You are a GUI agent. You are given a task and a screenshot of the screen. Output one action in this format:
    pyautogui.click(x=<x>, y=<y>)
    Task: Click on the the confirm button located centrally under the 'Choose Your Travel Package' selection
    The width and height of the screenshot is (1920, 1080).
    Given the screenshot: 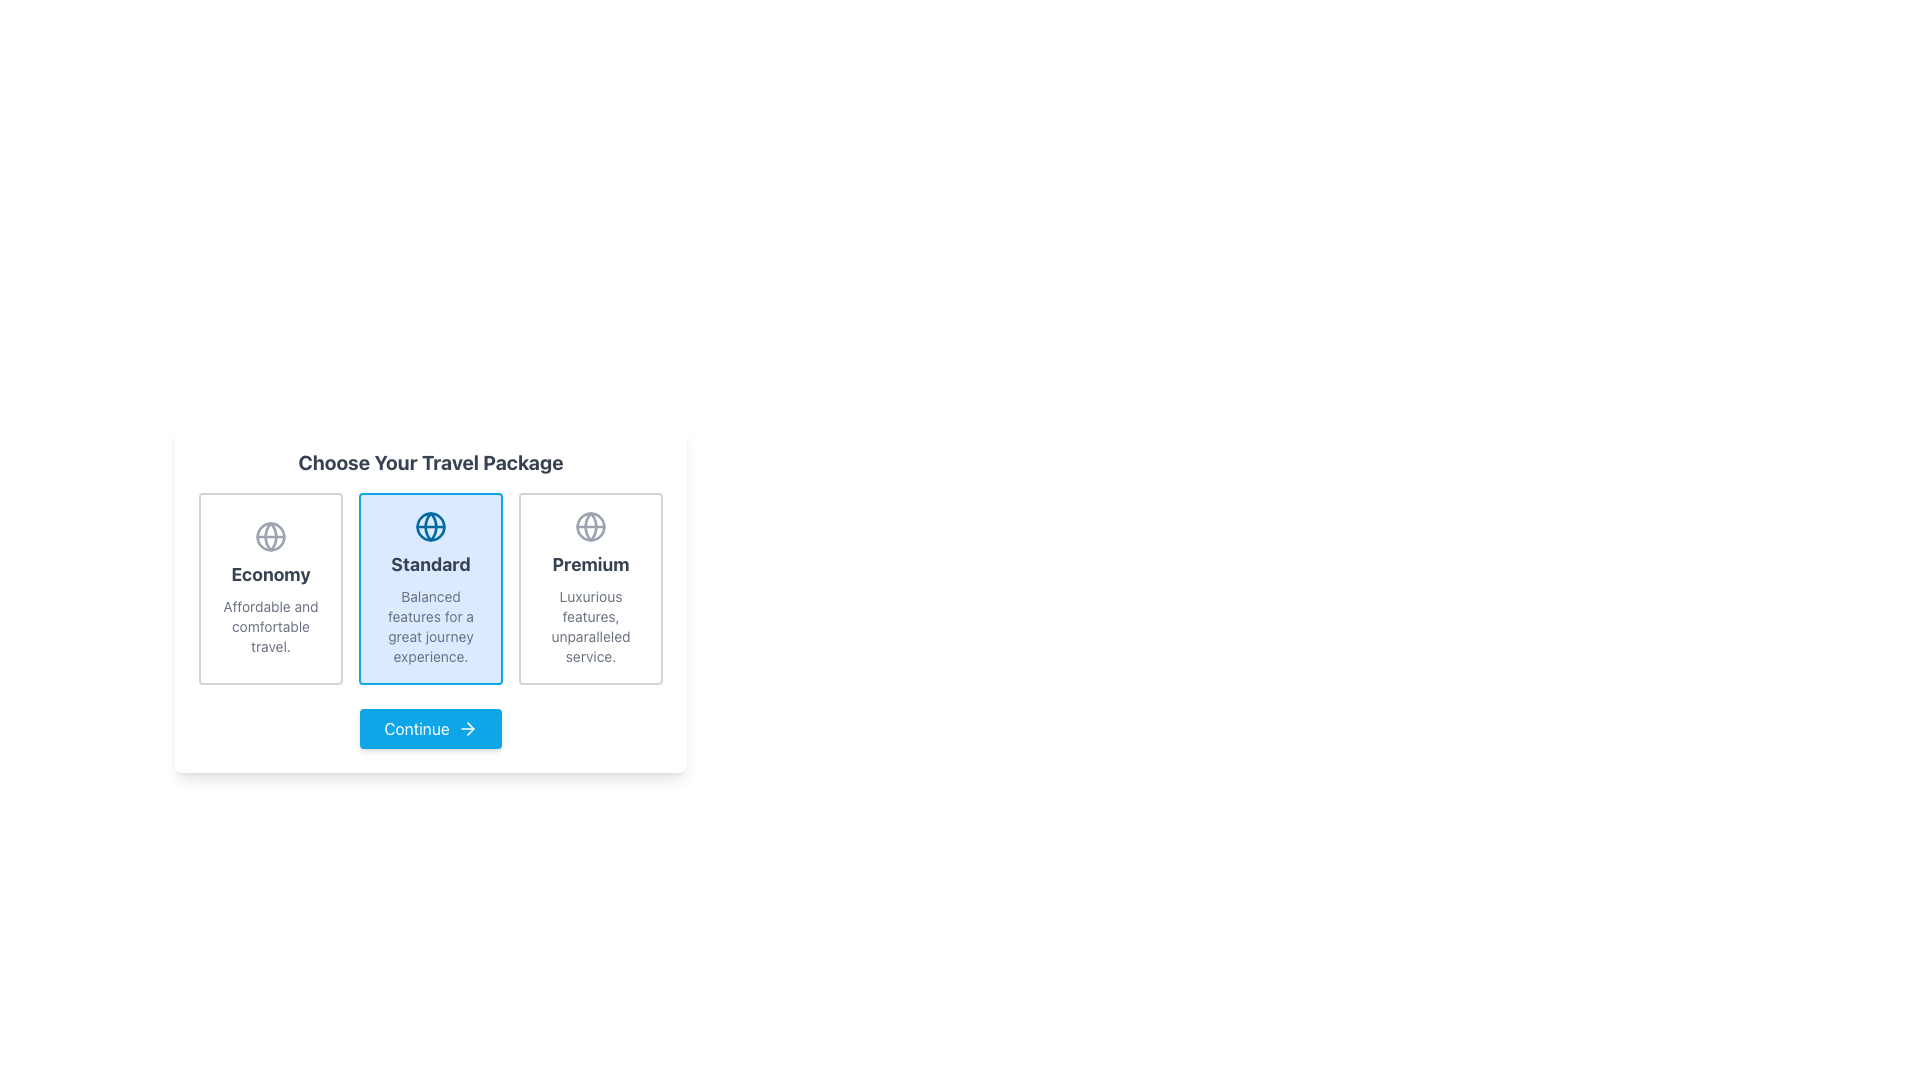 What is the action you would take?
    pyautogui.click(x=430, y=729)
    